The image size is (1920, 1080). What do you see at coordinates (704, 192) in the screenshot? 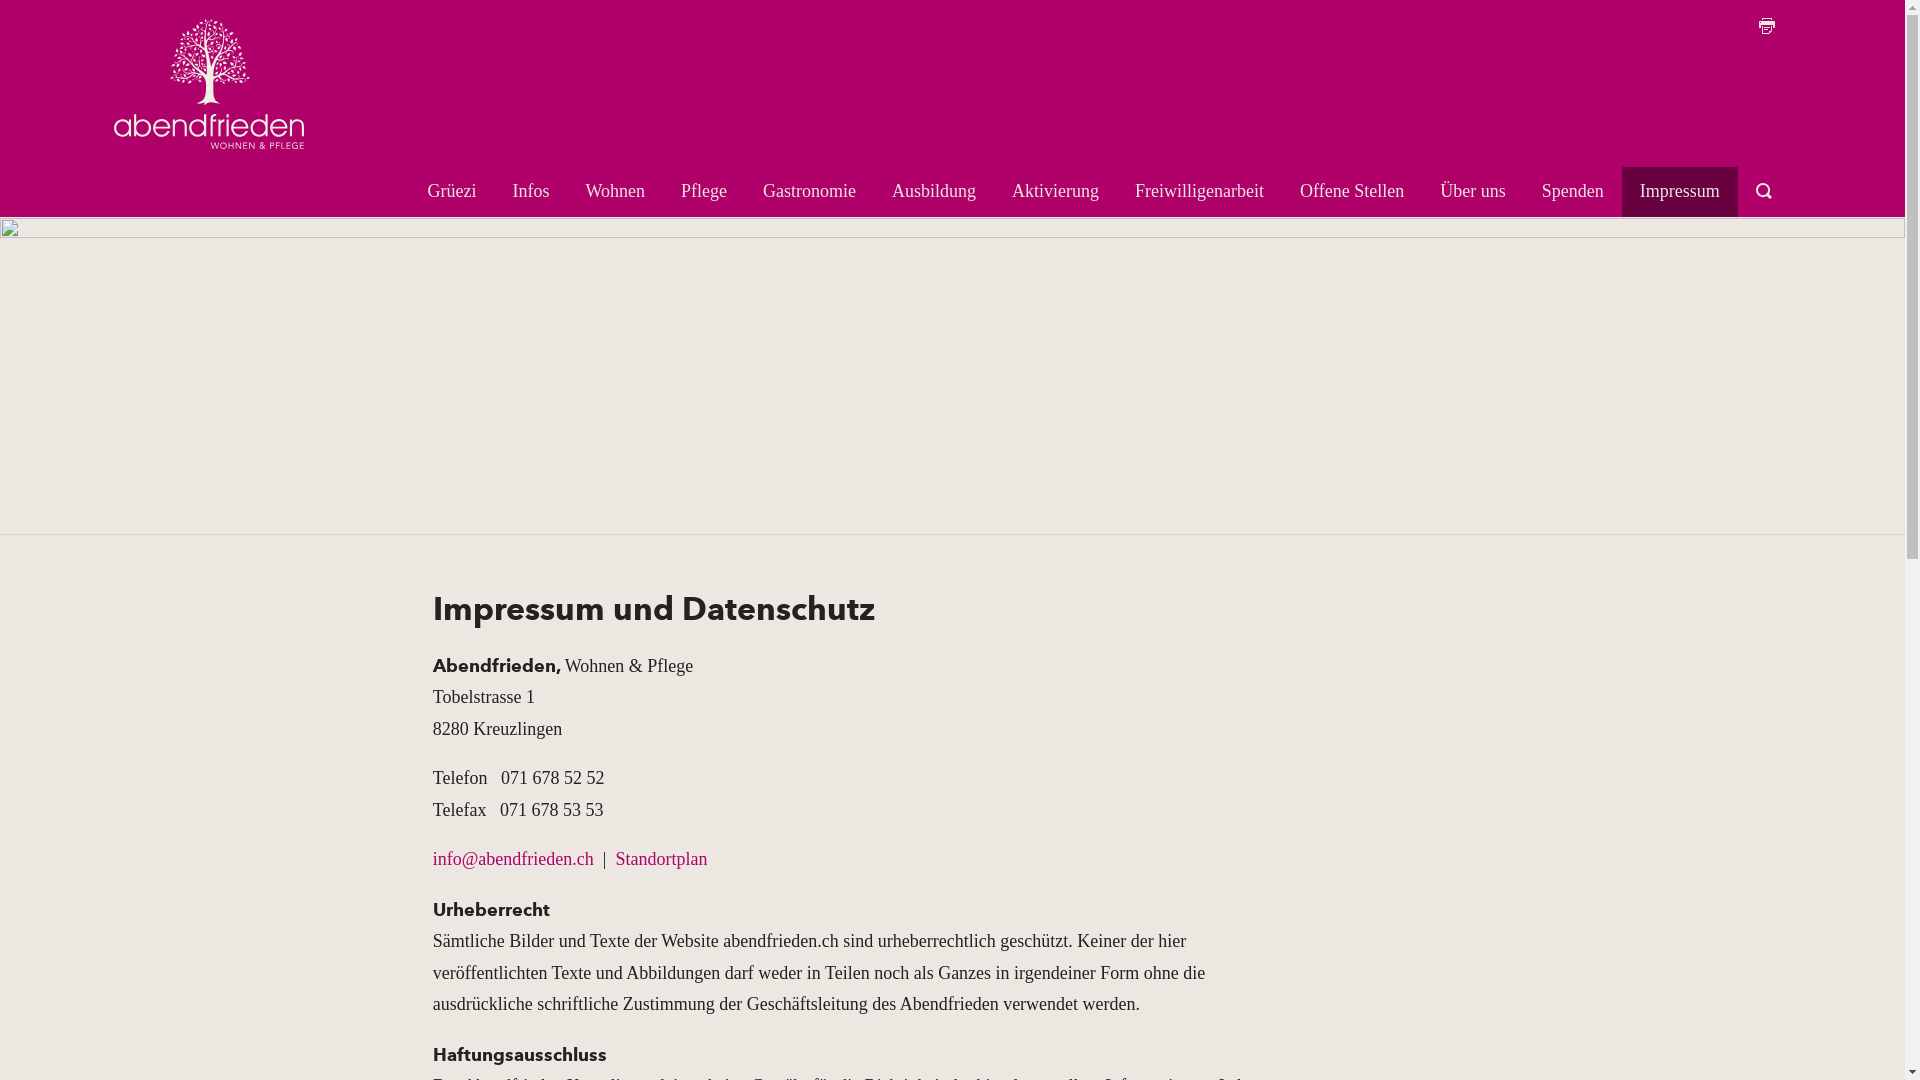
I see `'Pflege'` at bounding box center [704, 192].